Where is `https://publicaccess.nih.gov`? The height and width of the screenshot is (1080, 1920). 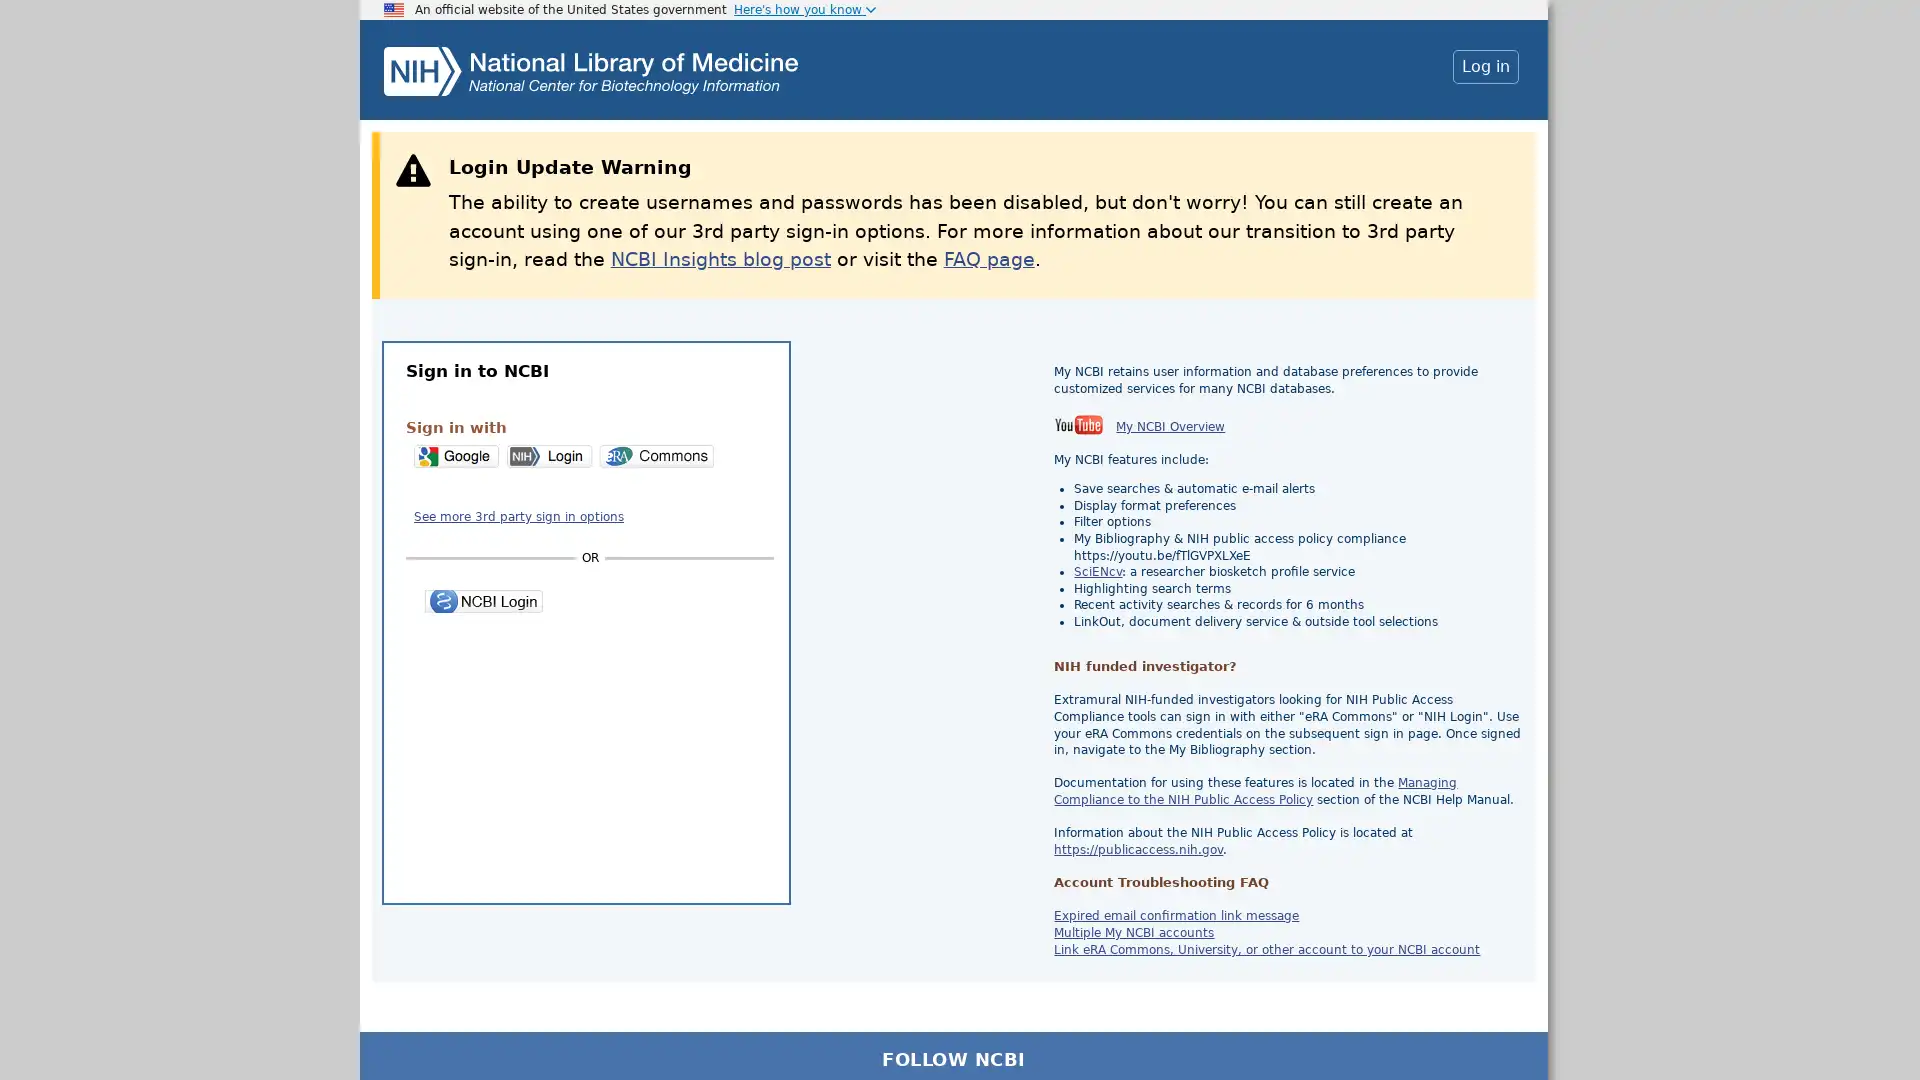 https://publicaccess.nih.gov is located at coordinates (1138, 848).